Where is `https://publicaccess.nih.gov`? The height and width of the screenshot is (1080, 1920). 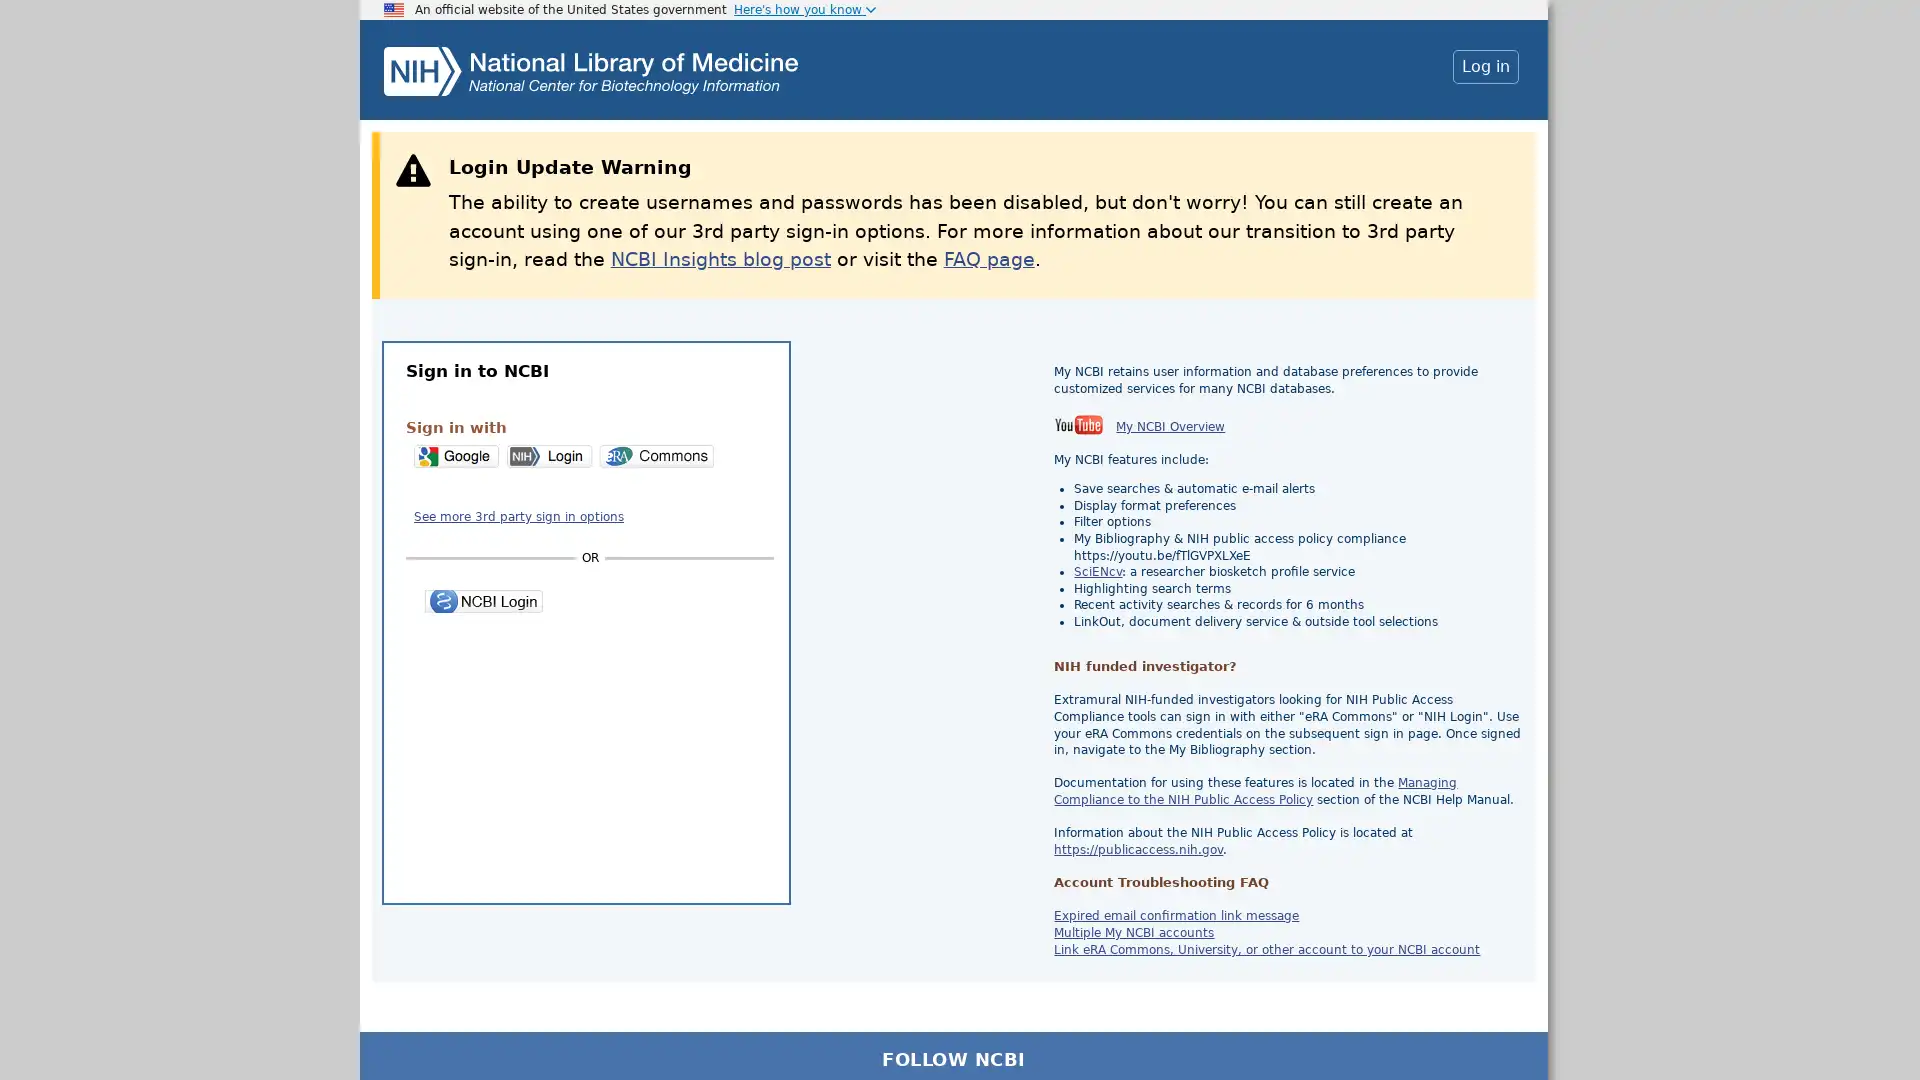 https://publicaccess.nih.gov is located at coordinates (1138, 848).